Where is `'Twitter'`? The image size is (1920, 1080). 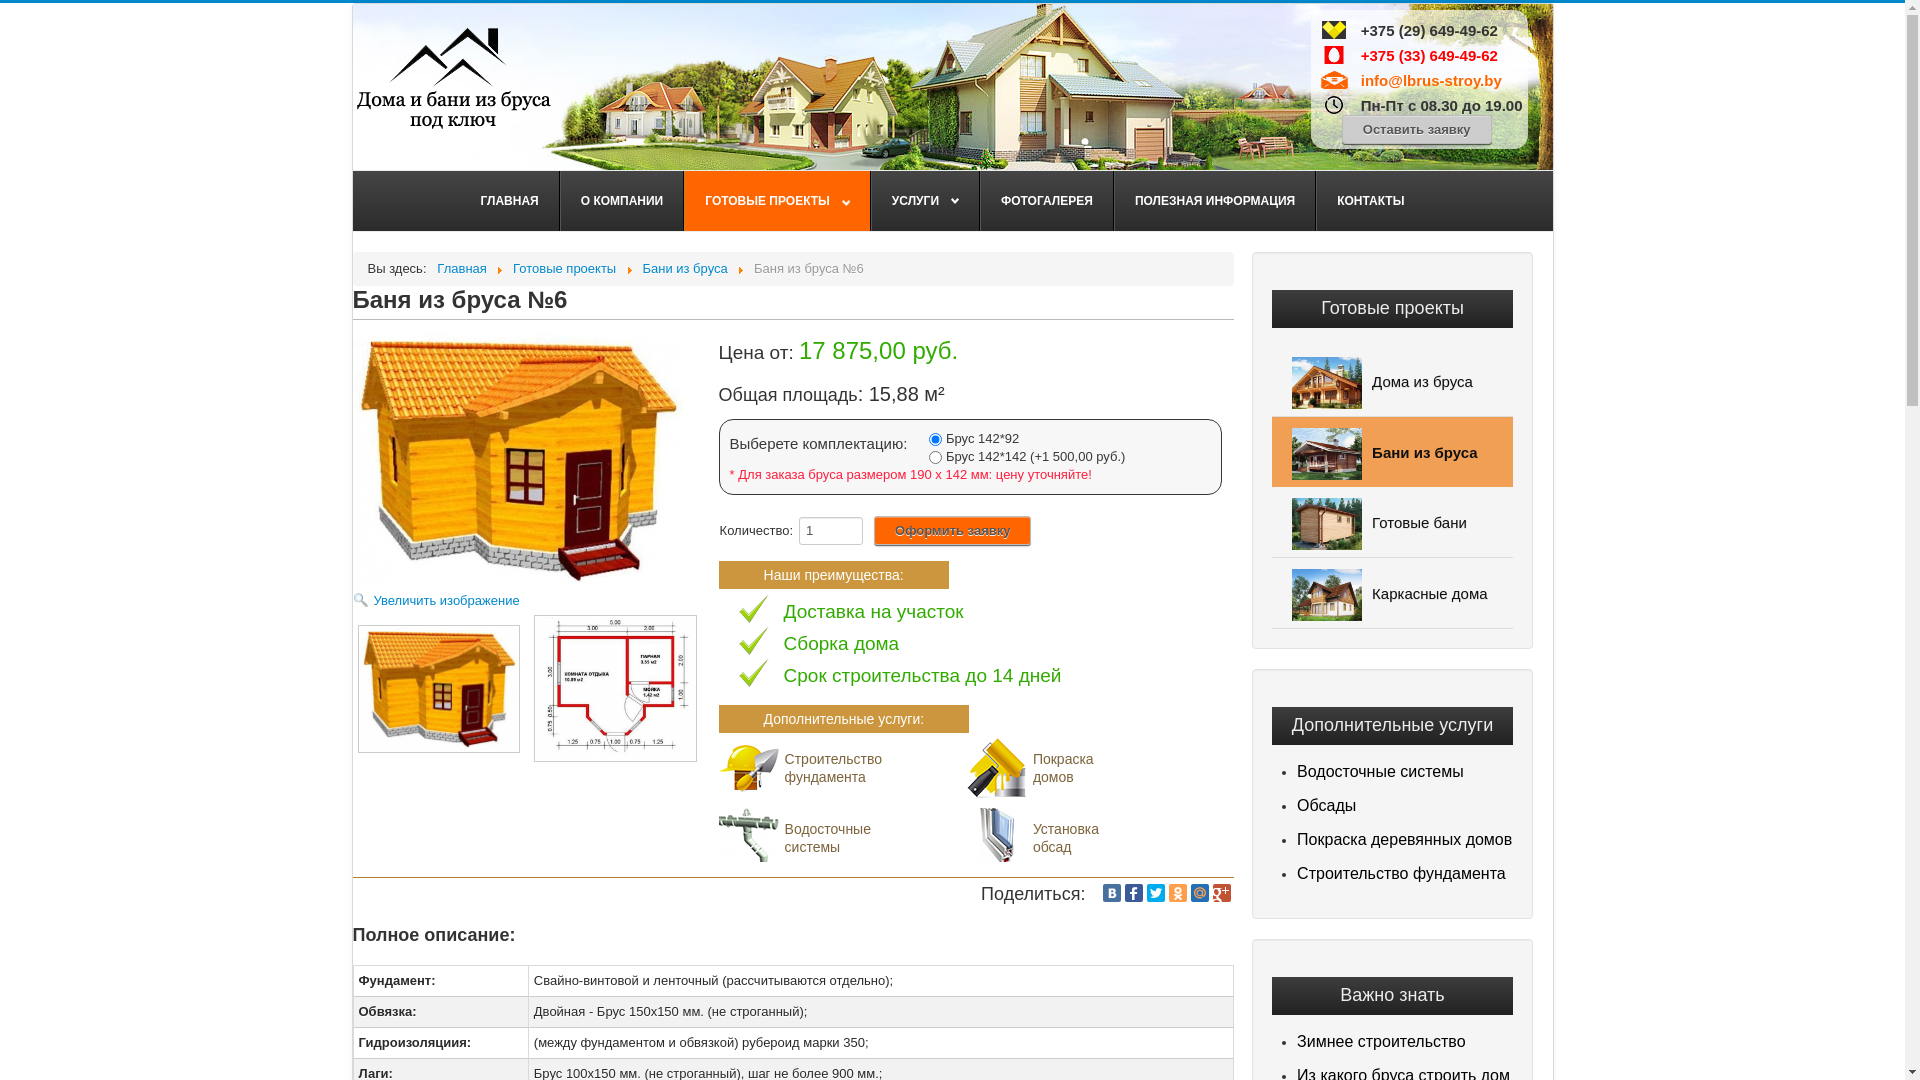 'Twitter' is located at coordinates (1156, 892).